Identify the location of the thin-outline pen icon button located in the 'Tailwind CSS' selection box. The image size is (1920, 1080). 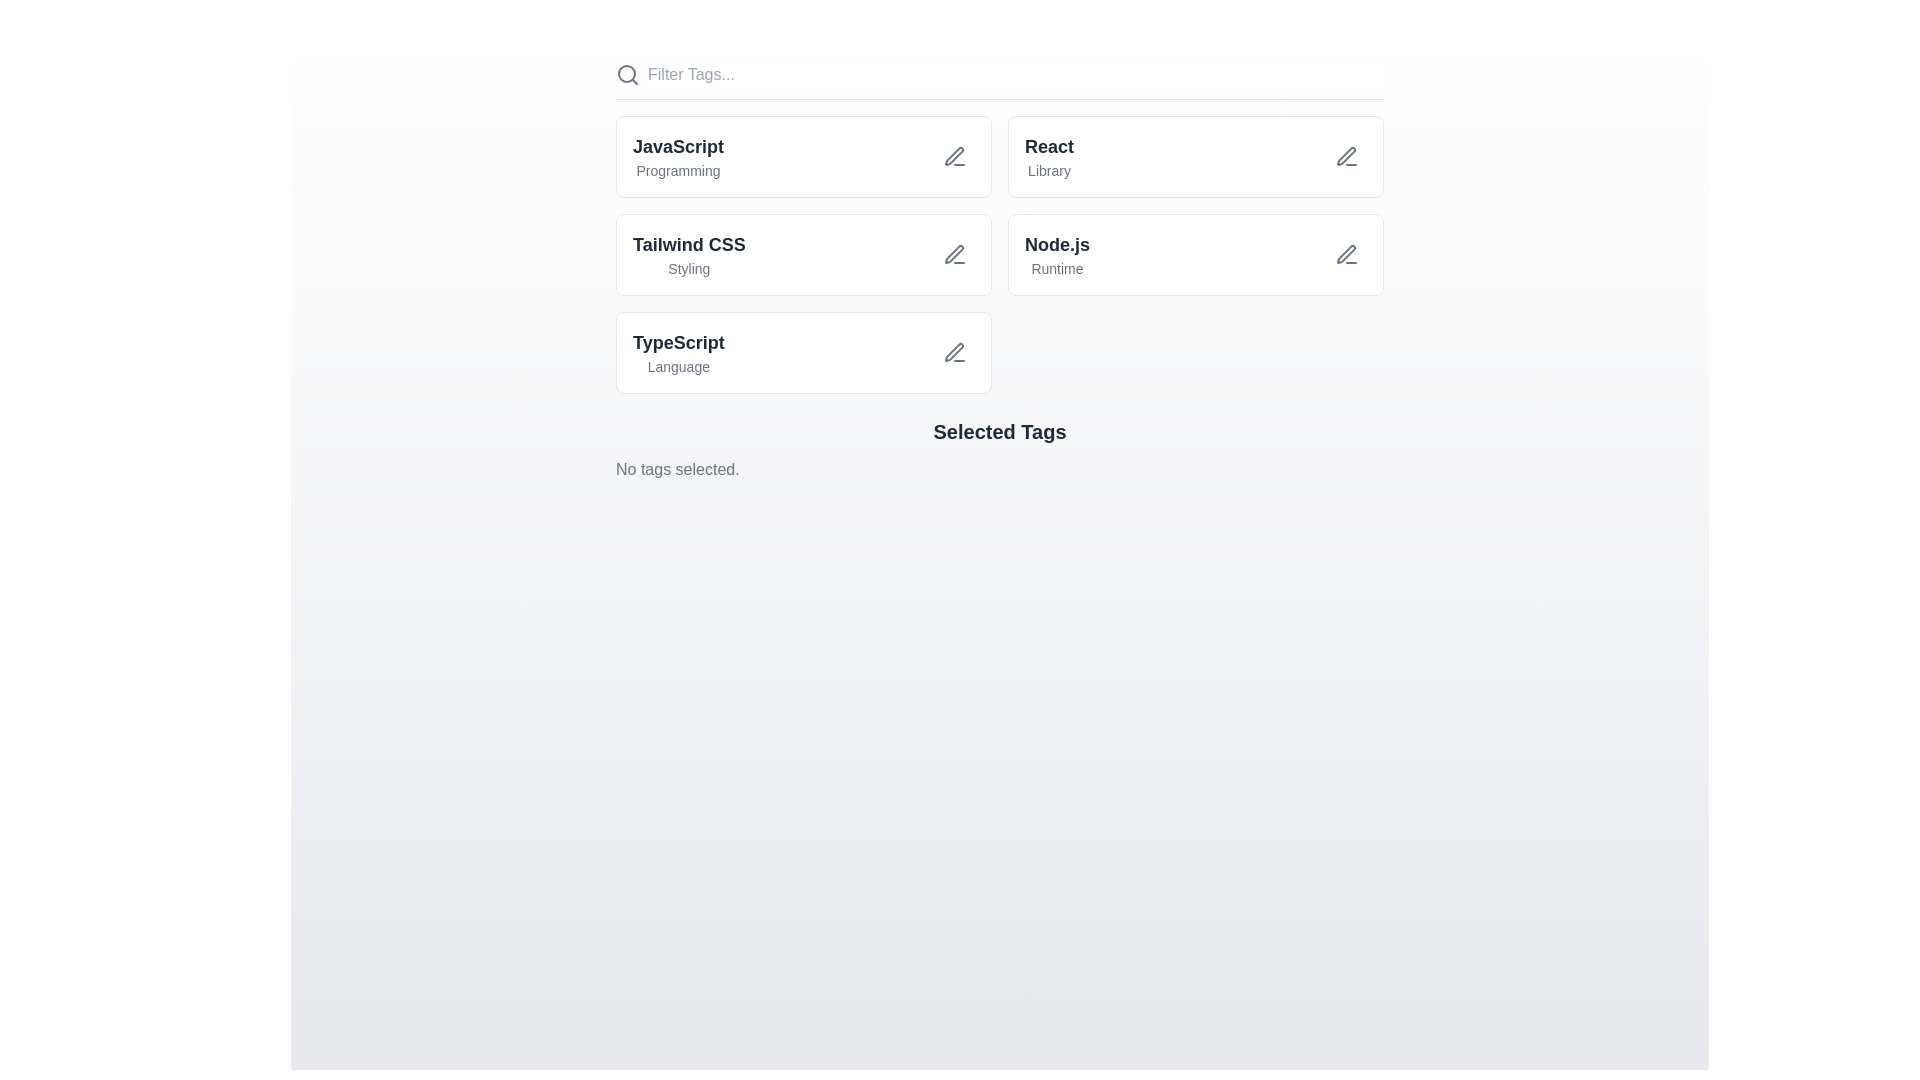
(954, 253).